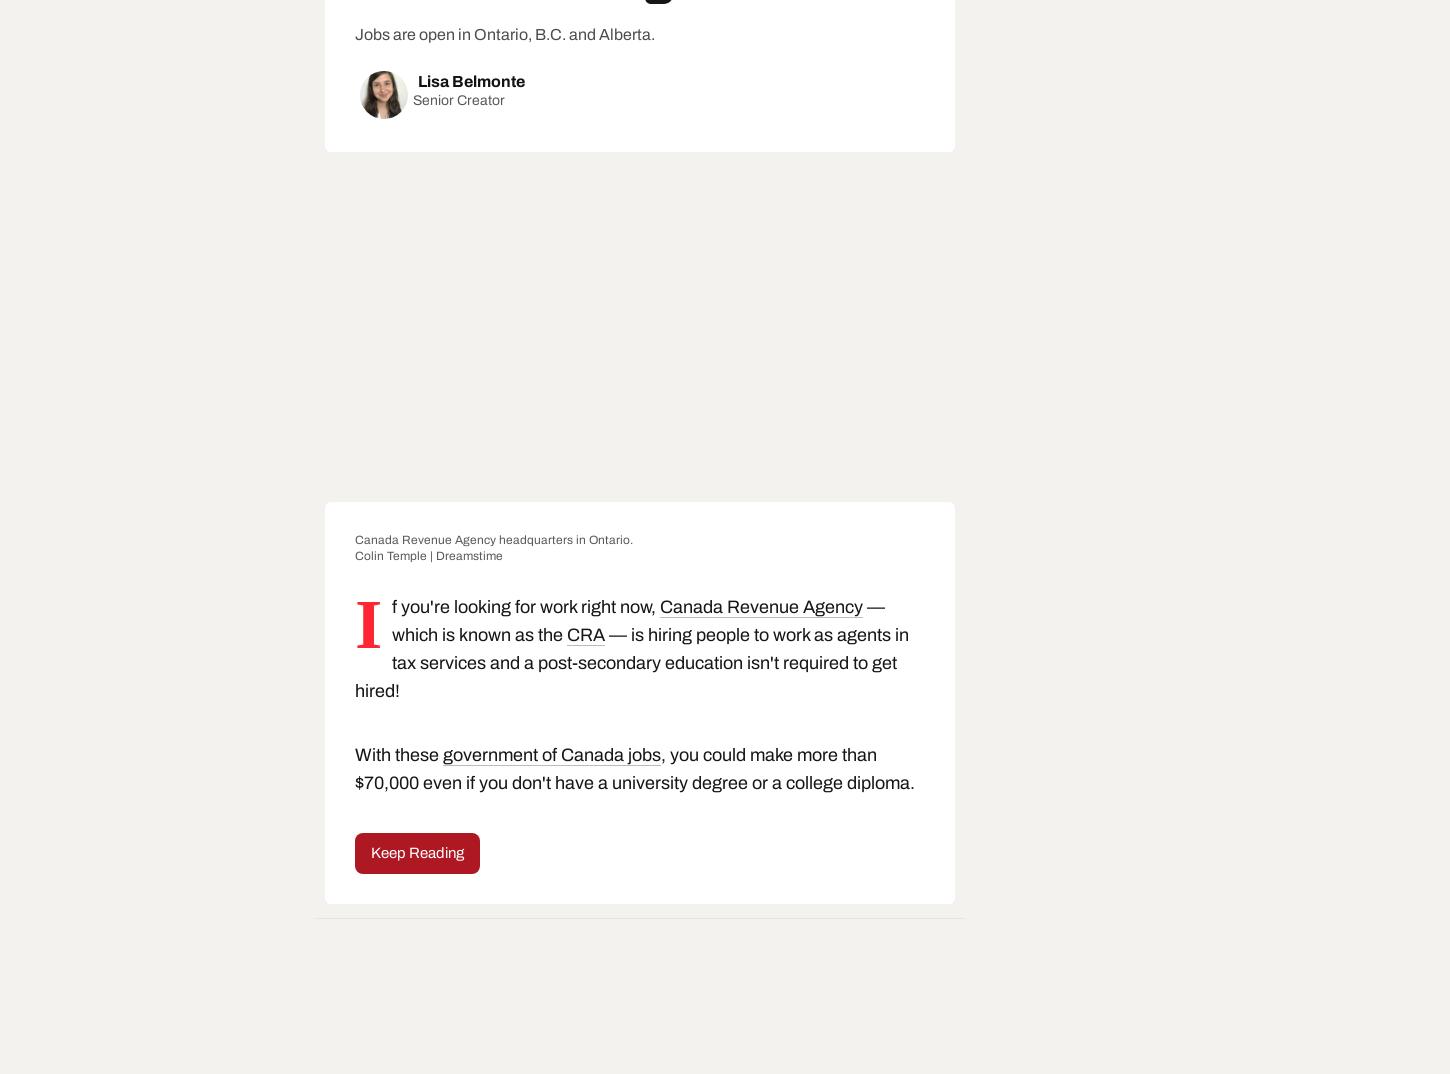 Image resolution: width=1450 pixels, height=1074 pixels. I want to click on 'Senior Creator', so click(458, 100).